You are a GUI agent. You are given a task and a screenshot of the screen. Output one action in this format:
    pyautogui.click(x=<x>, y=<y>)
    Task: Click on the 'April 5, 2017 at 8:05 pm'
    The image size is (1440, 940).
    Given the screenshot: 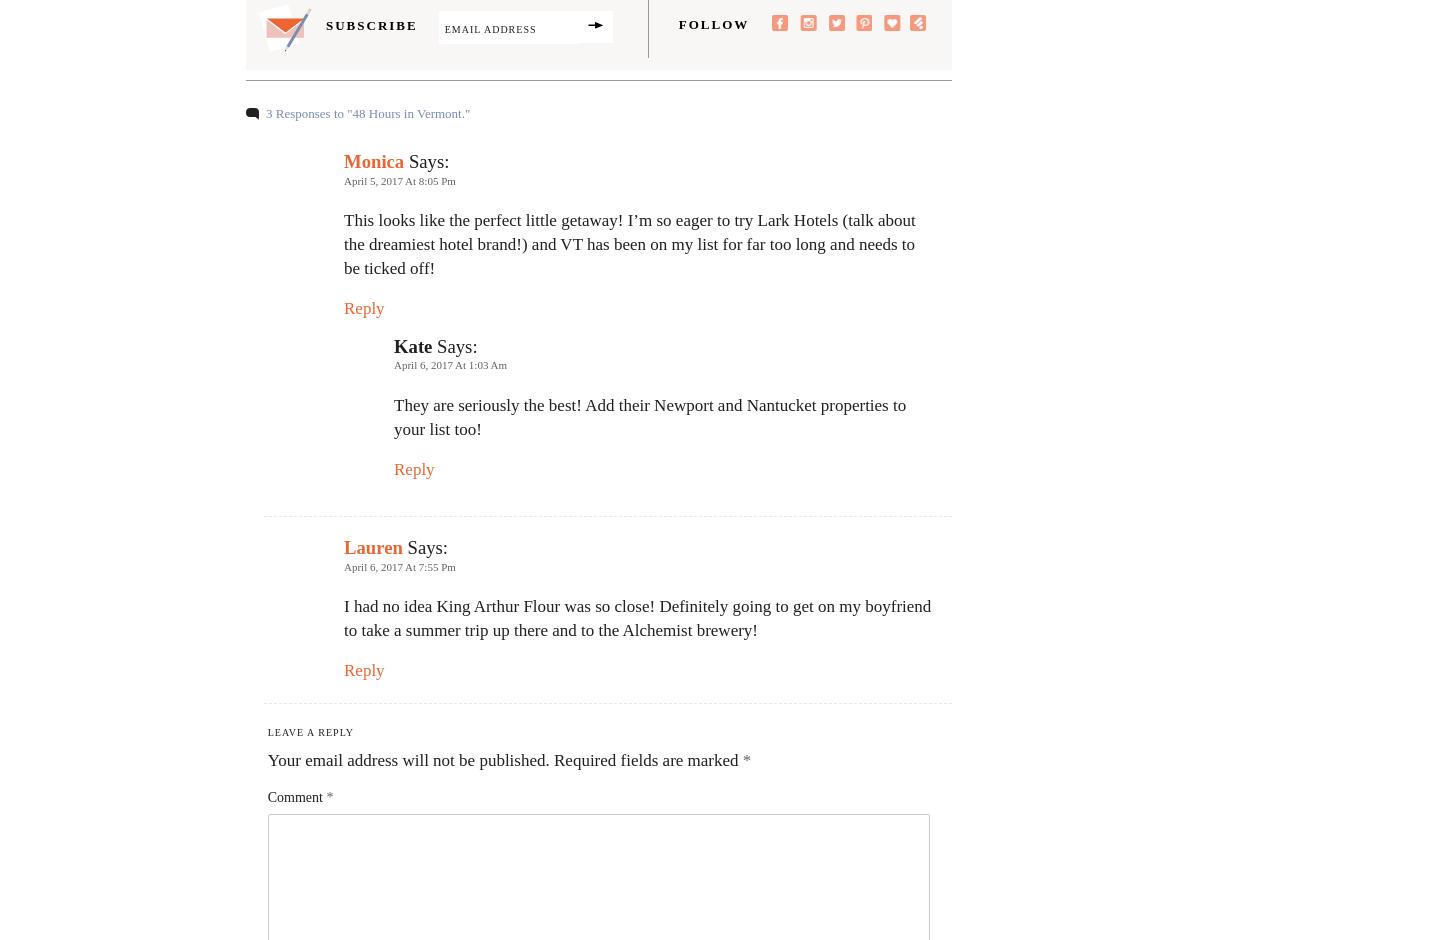 What is the action you would take?
    pyautogui.click(x=398, y=180)
    